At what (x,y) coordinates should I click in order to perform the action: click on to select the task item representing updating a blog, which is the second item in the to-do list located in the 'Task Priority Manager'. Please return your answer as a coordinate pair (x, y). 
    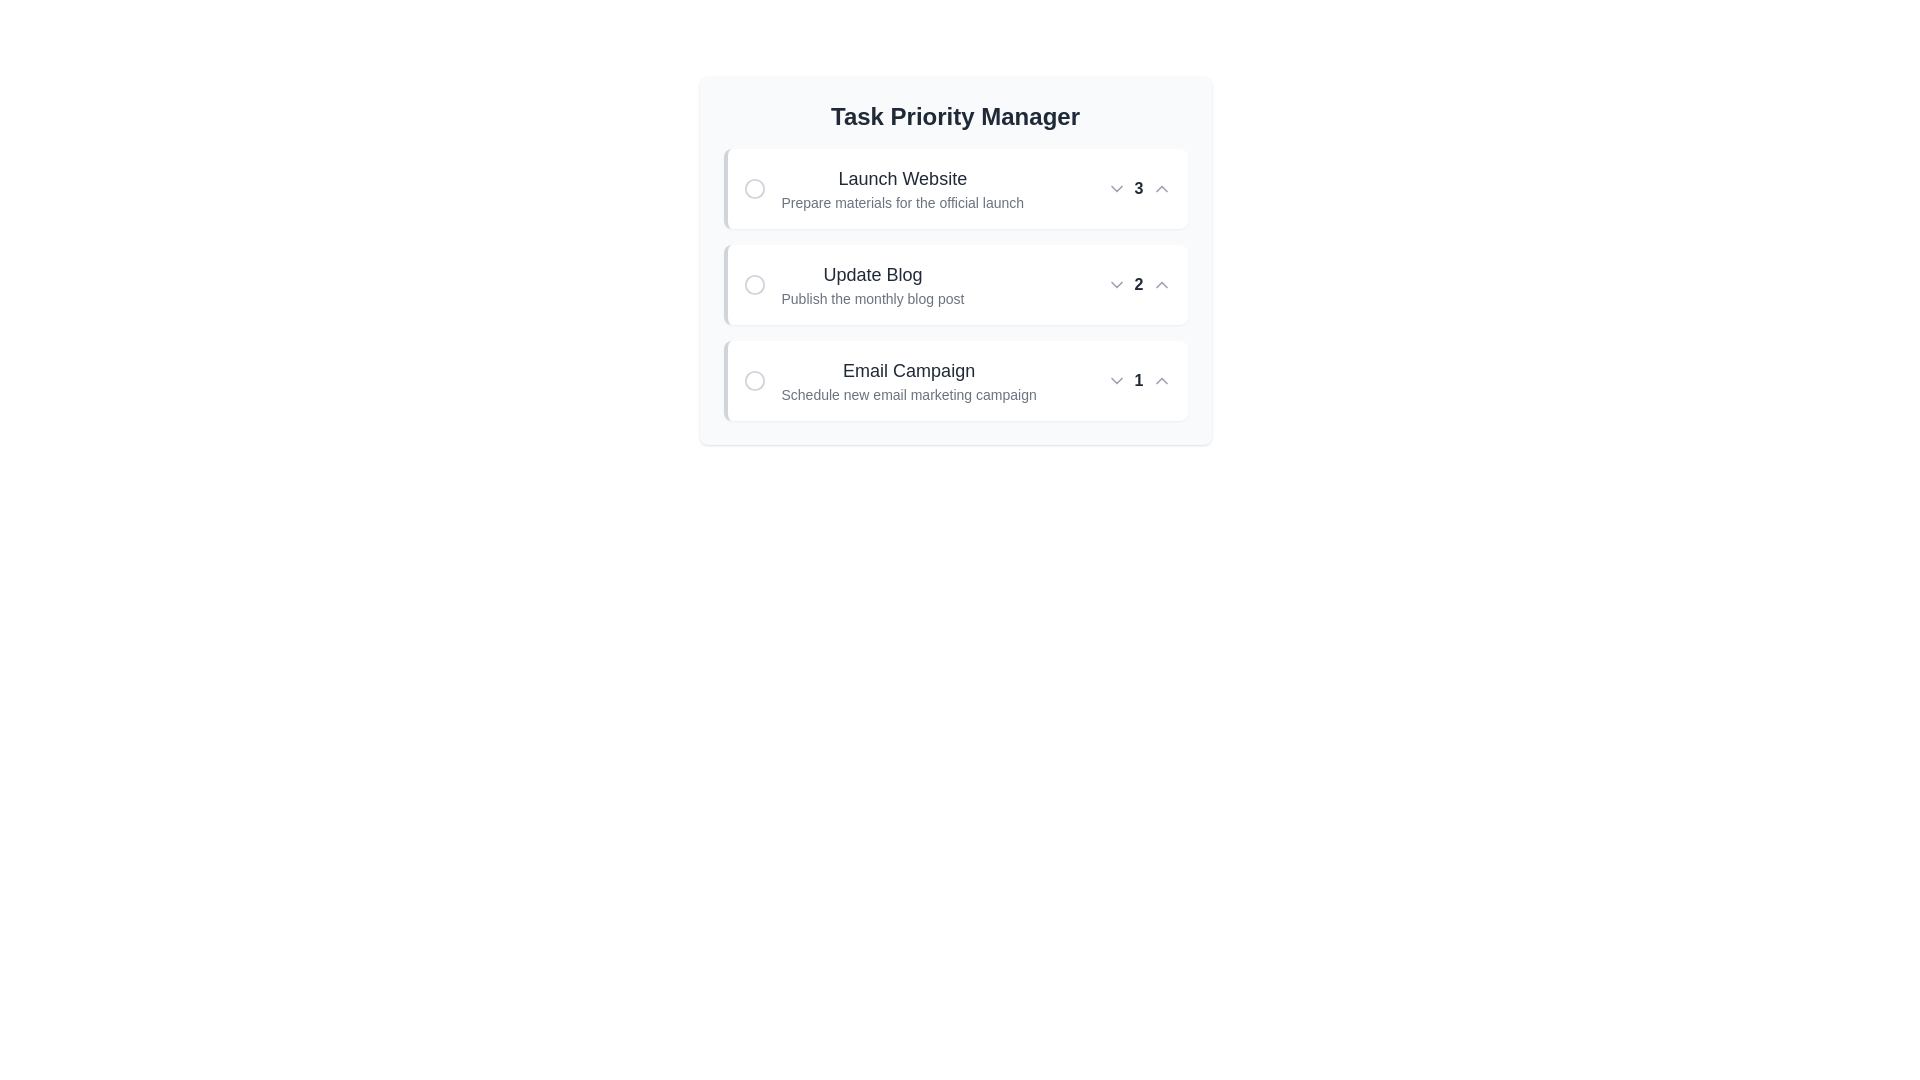
    Looking at the image, I should click on (954, 285).